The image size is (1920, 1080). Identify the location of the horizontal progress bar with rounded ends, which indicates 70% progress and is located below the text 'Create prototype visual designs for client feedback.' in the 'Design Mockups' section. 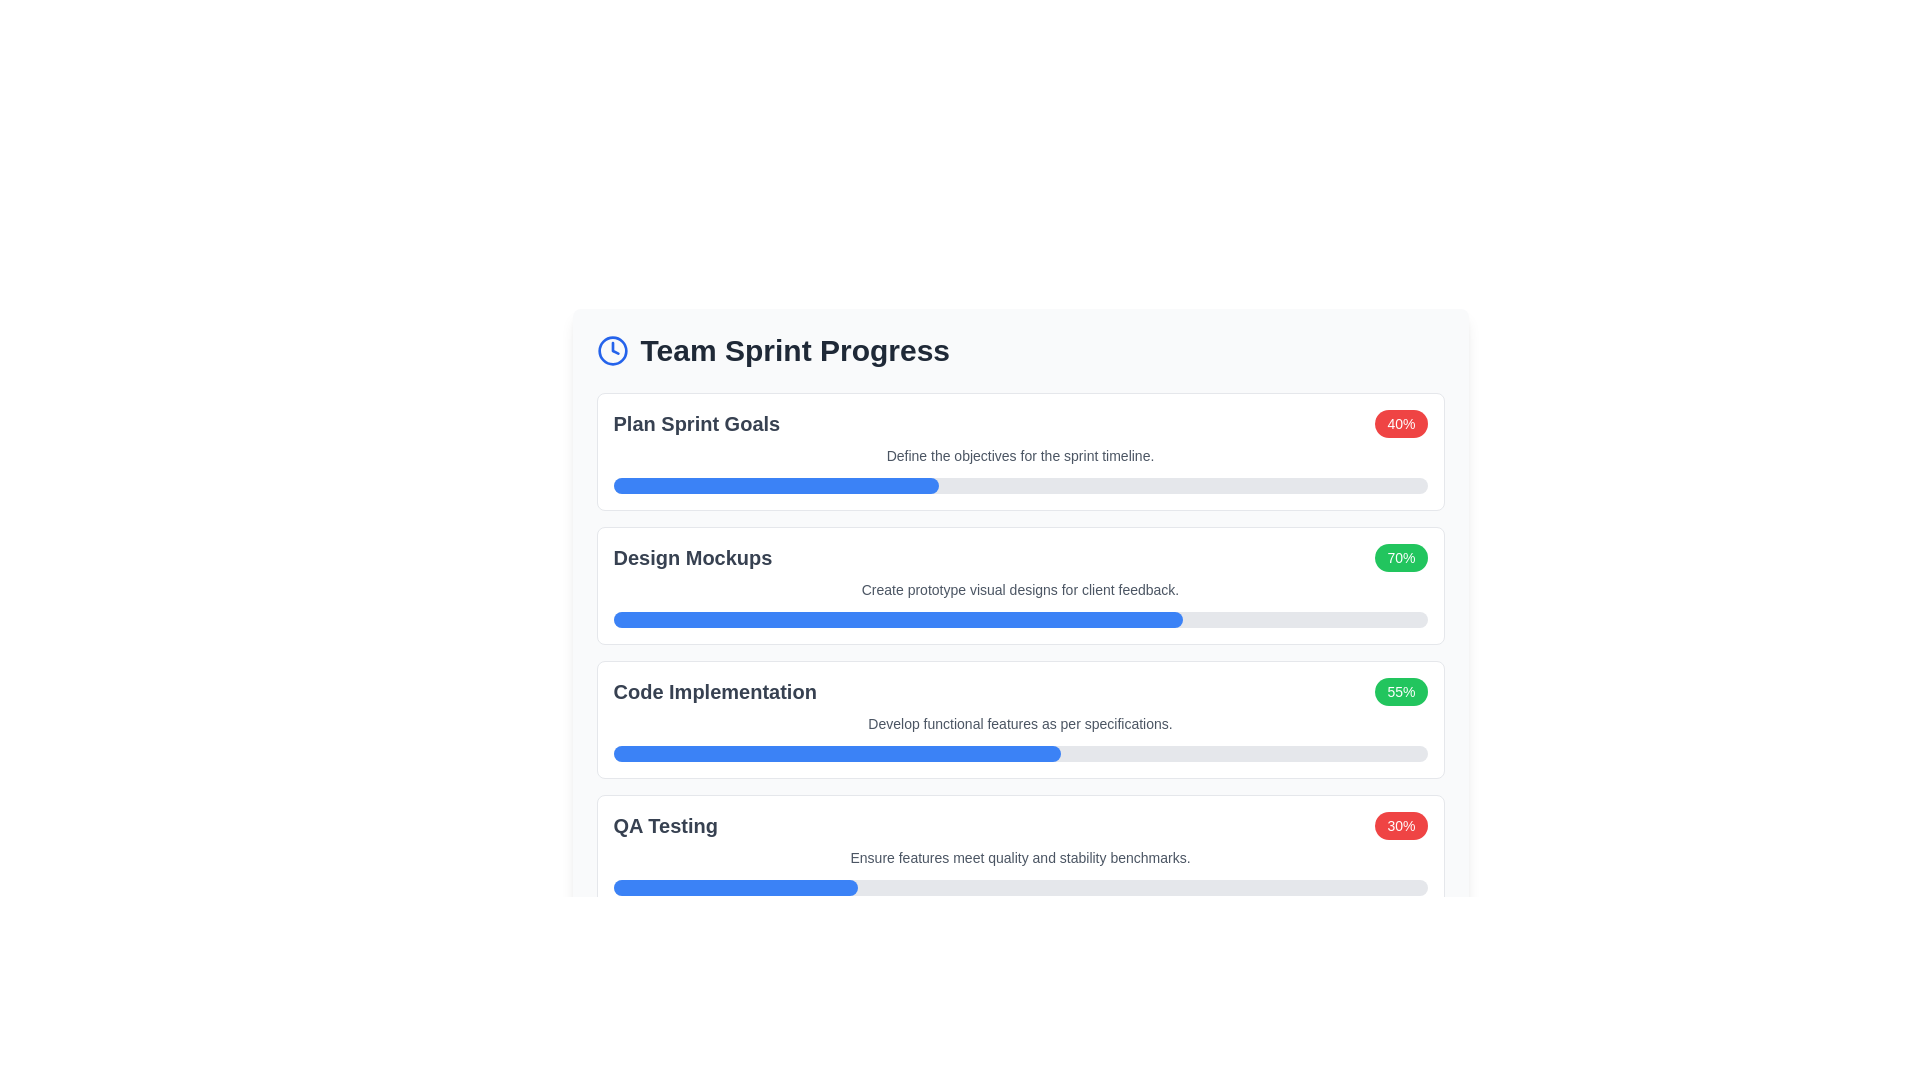
(1020, 619).